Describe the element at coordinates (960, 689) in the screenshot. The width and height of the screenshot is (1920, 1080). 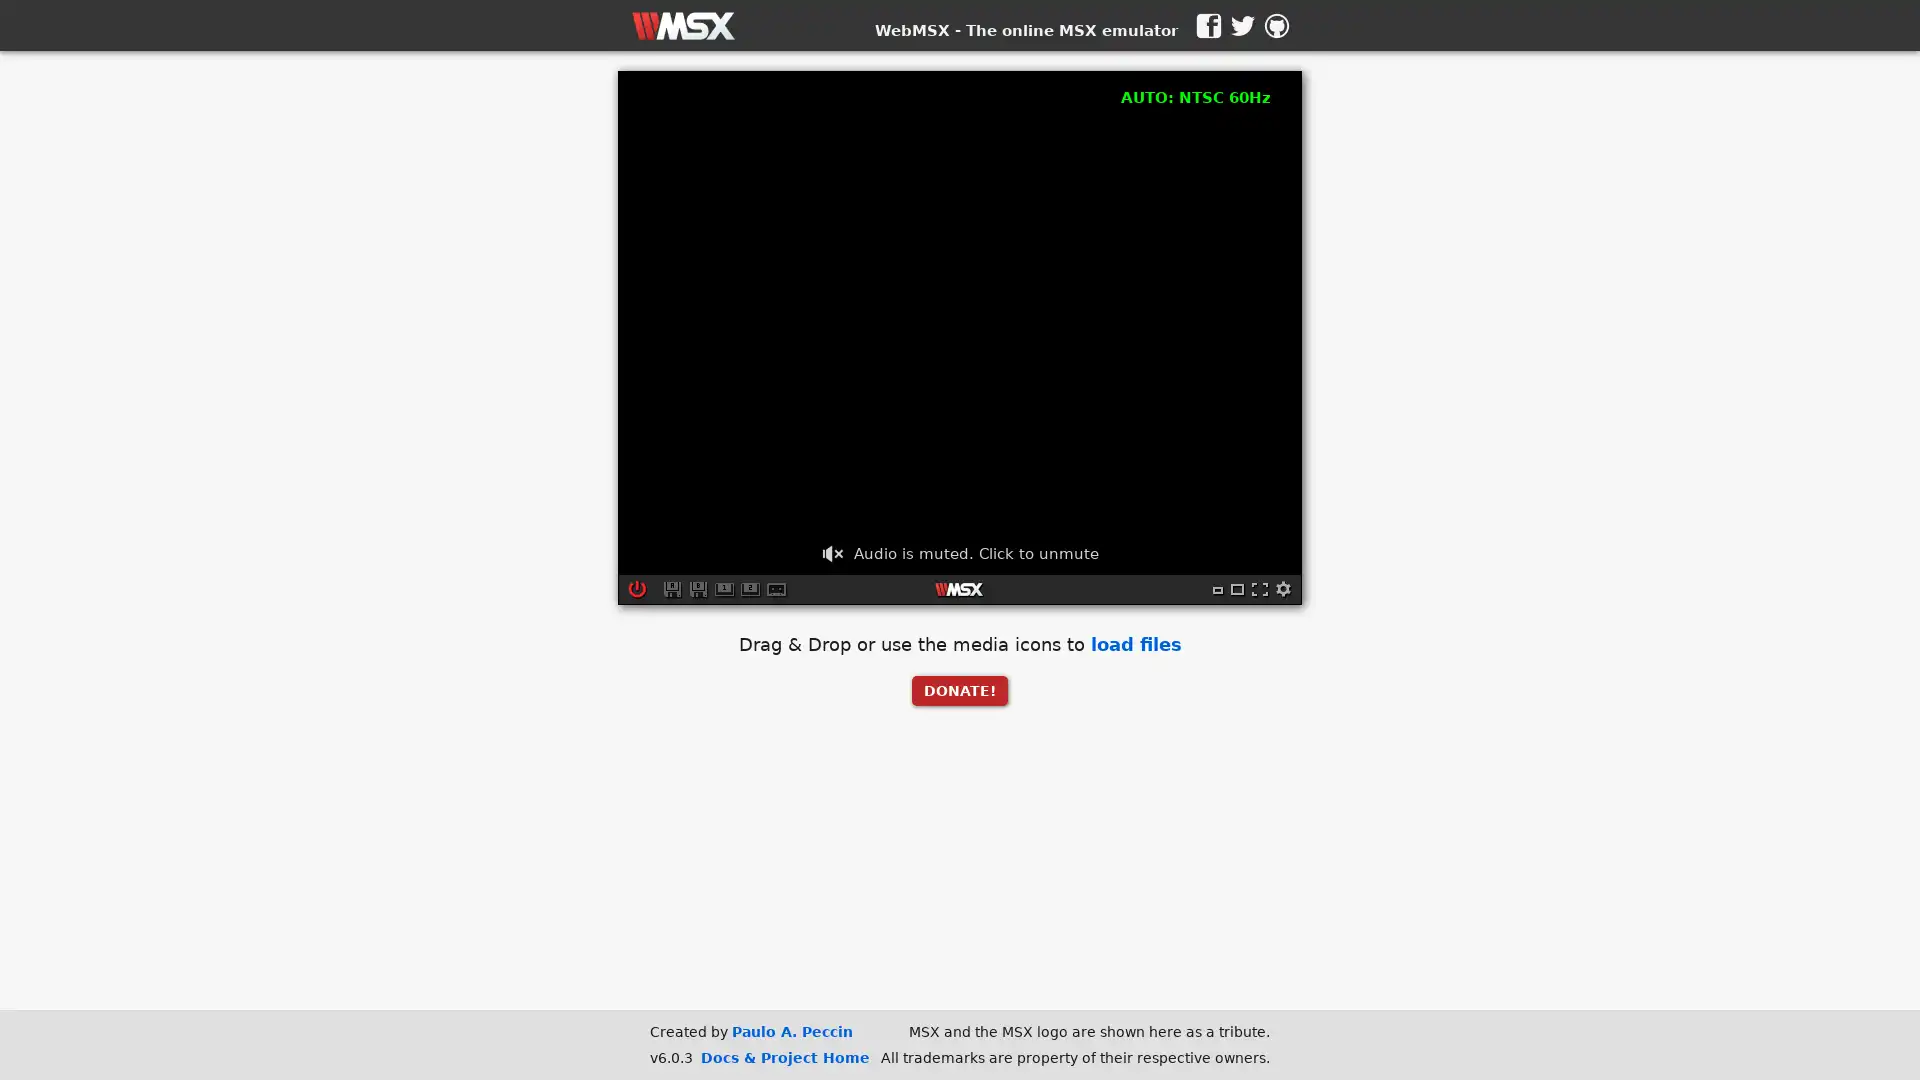
I see `DONATE!` at that location.